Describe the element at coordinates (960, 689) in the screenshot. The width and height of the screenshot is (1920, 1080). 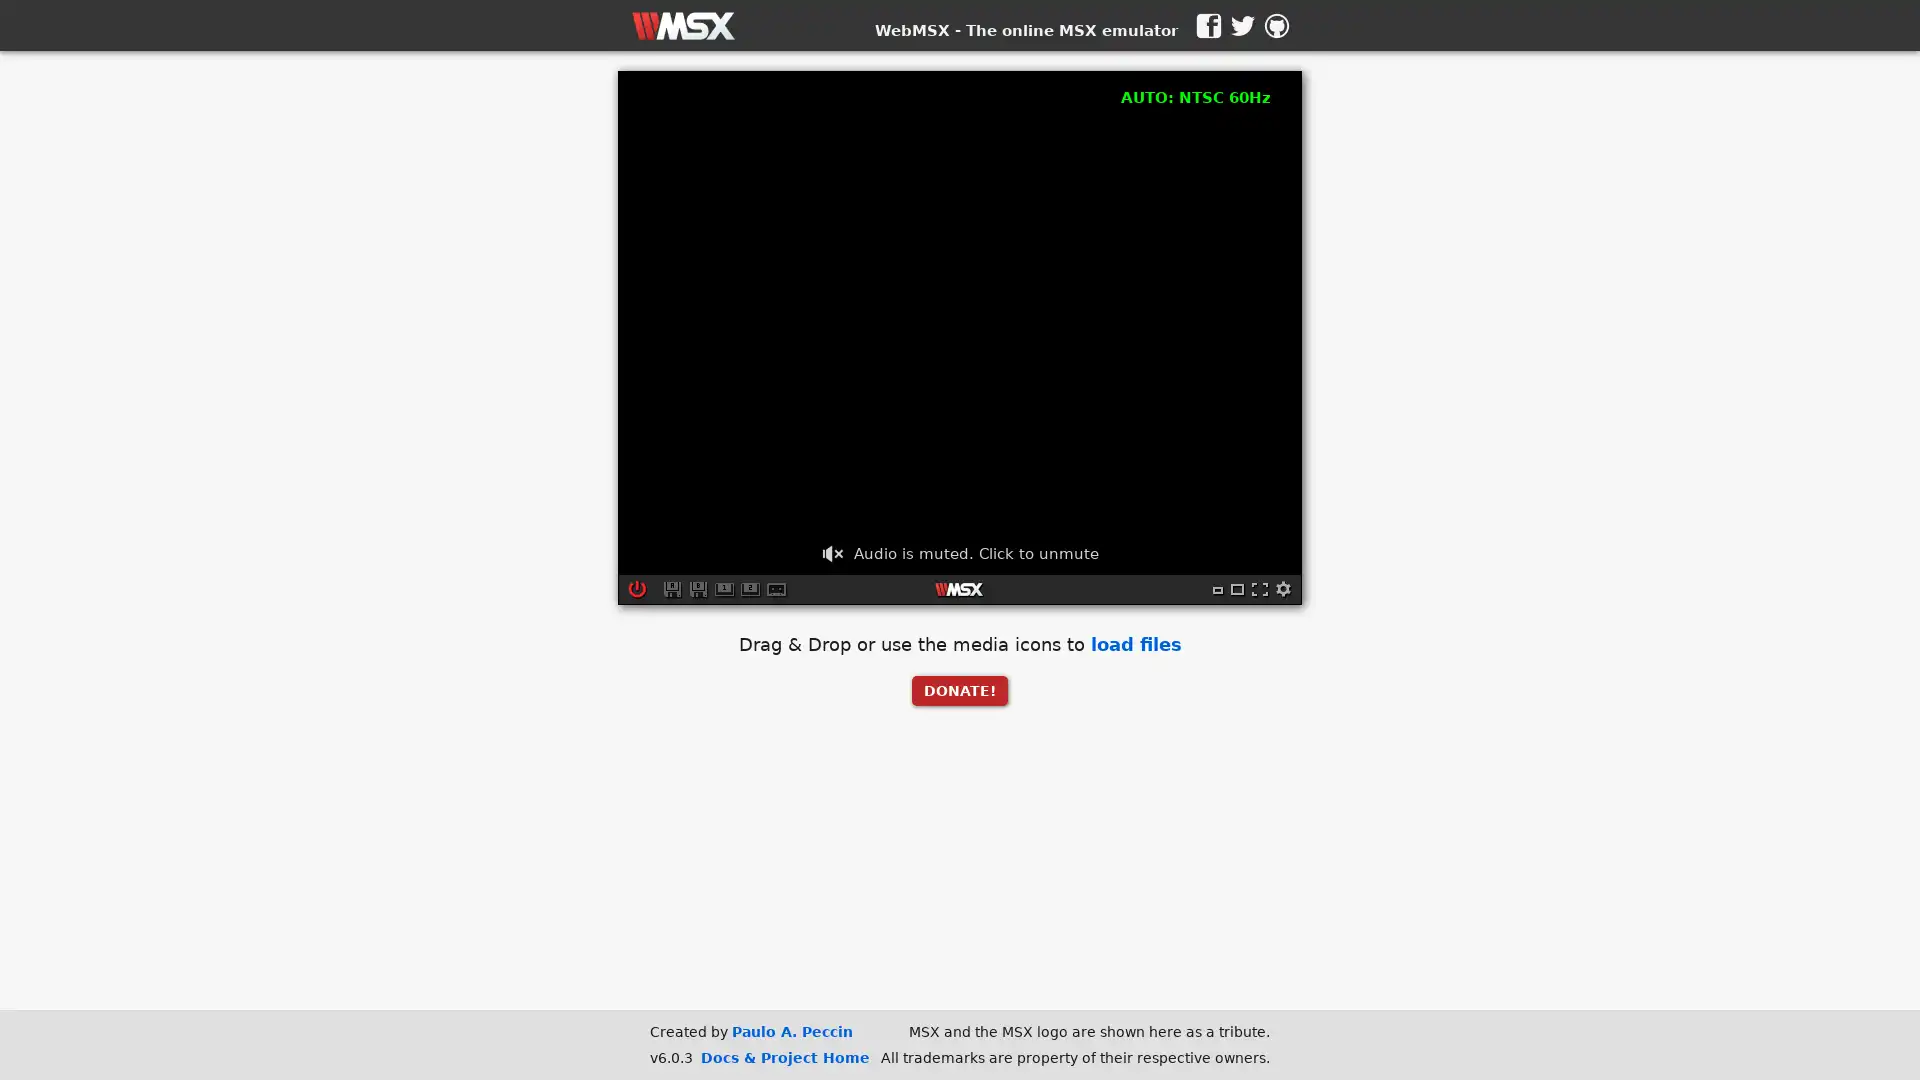
I see `DONATE!` at that location.